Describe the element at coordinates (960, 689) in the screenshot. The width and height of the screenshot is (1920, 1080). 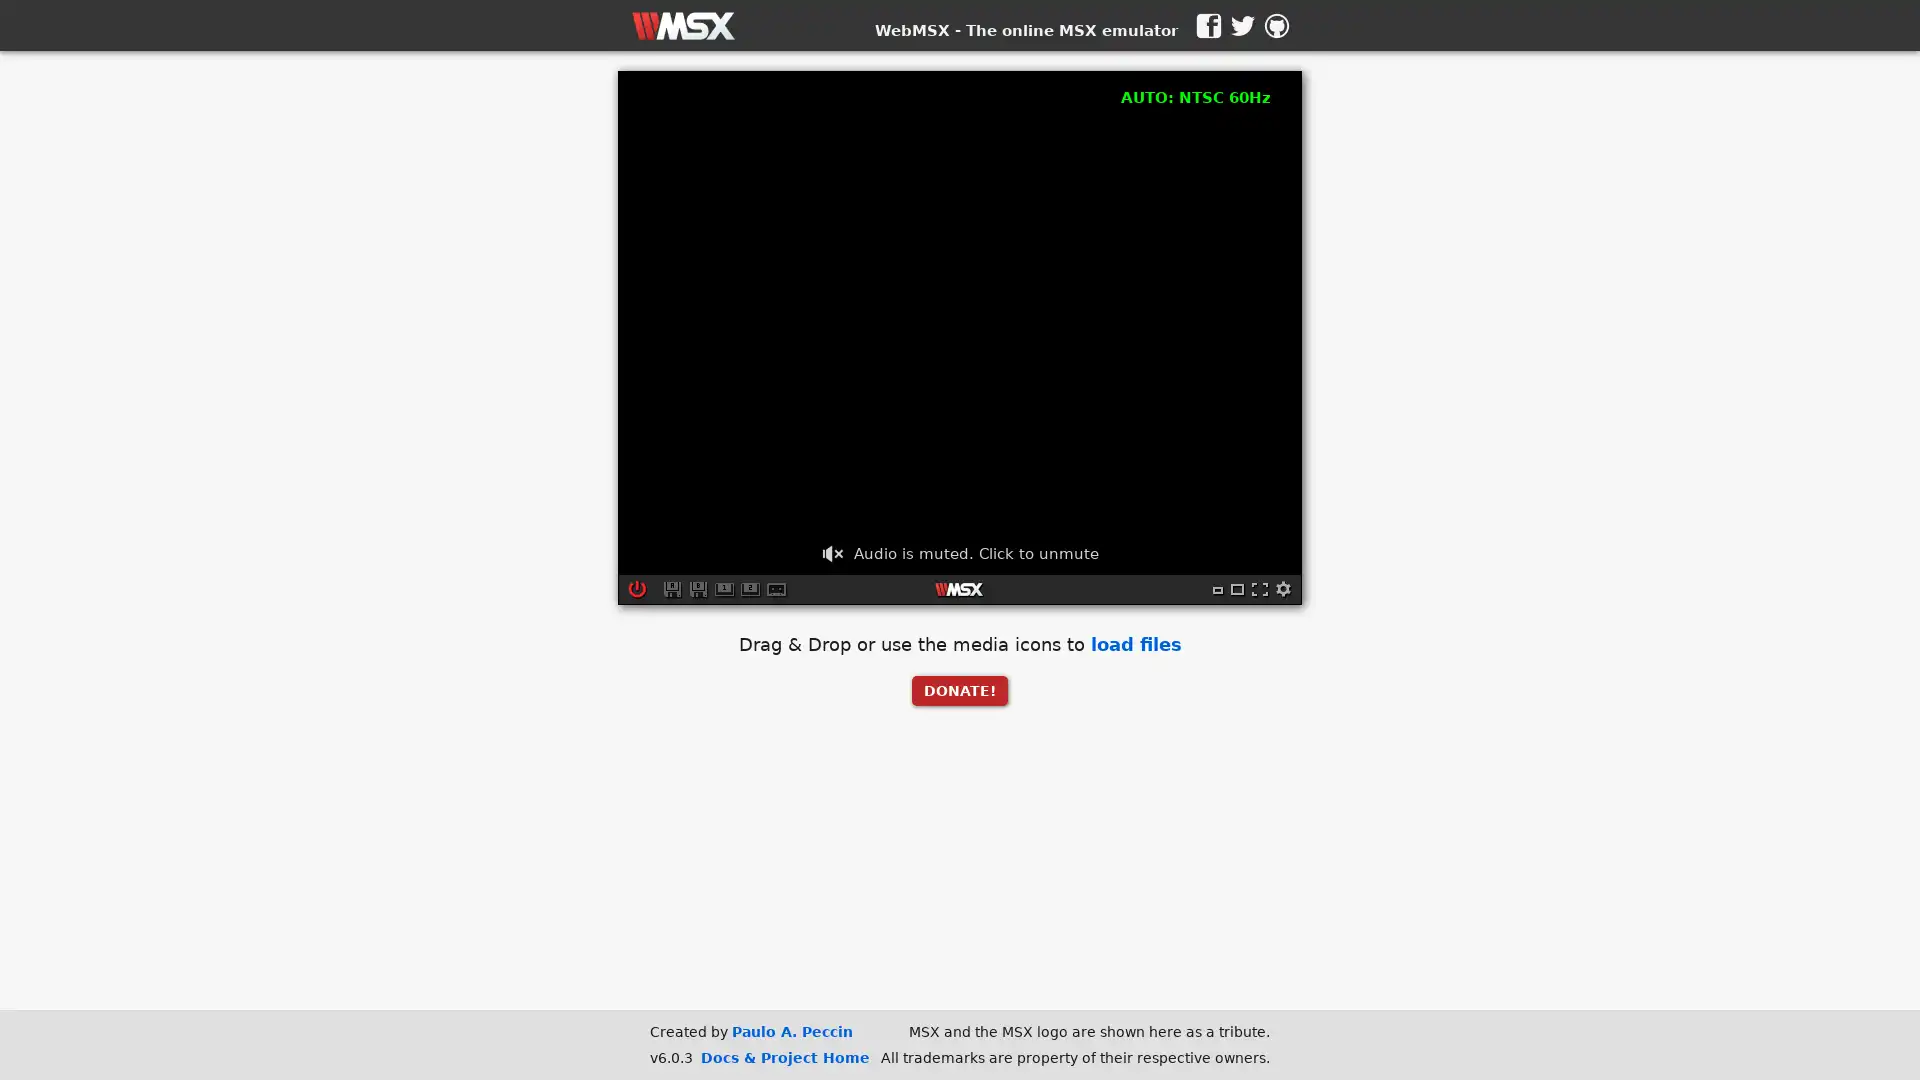
I see `DONATE!` at that location.